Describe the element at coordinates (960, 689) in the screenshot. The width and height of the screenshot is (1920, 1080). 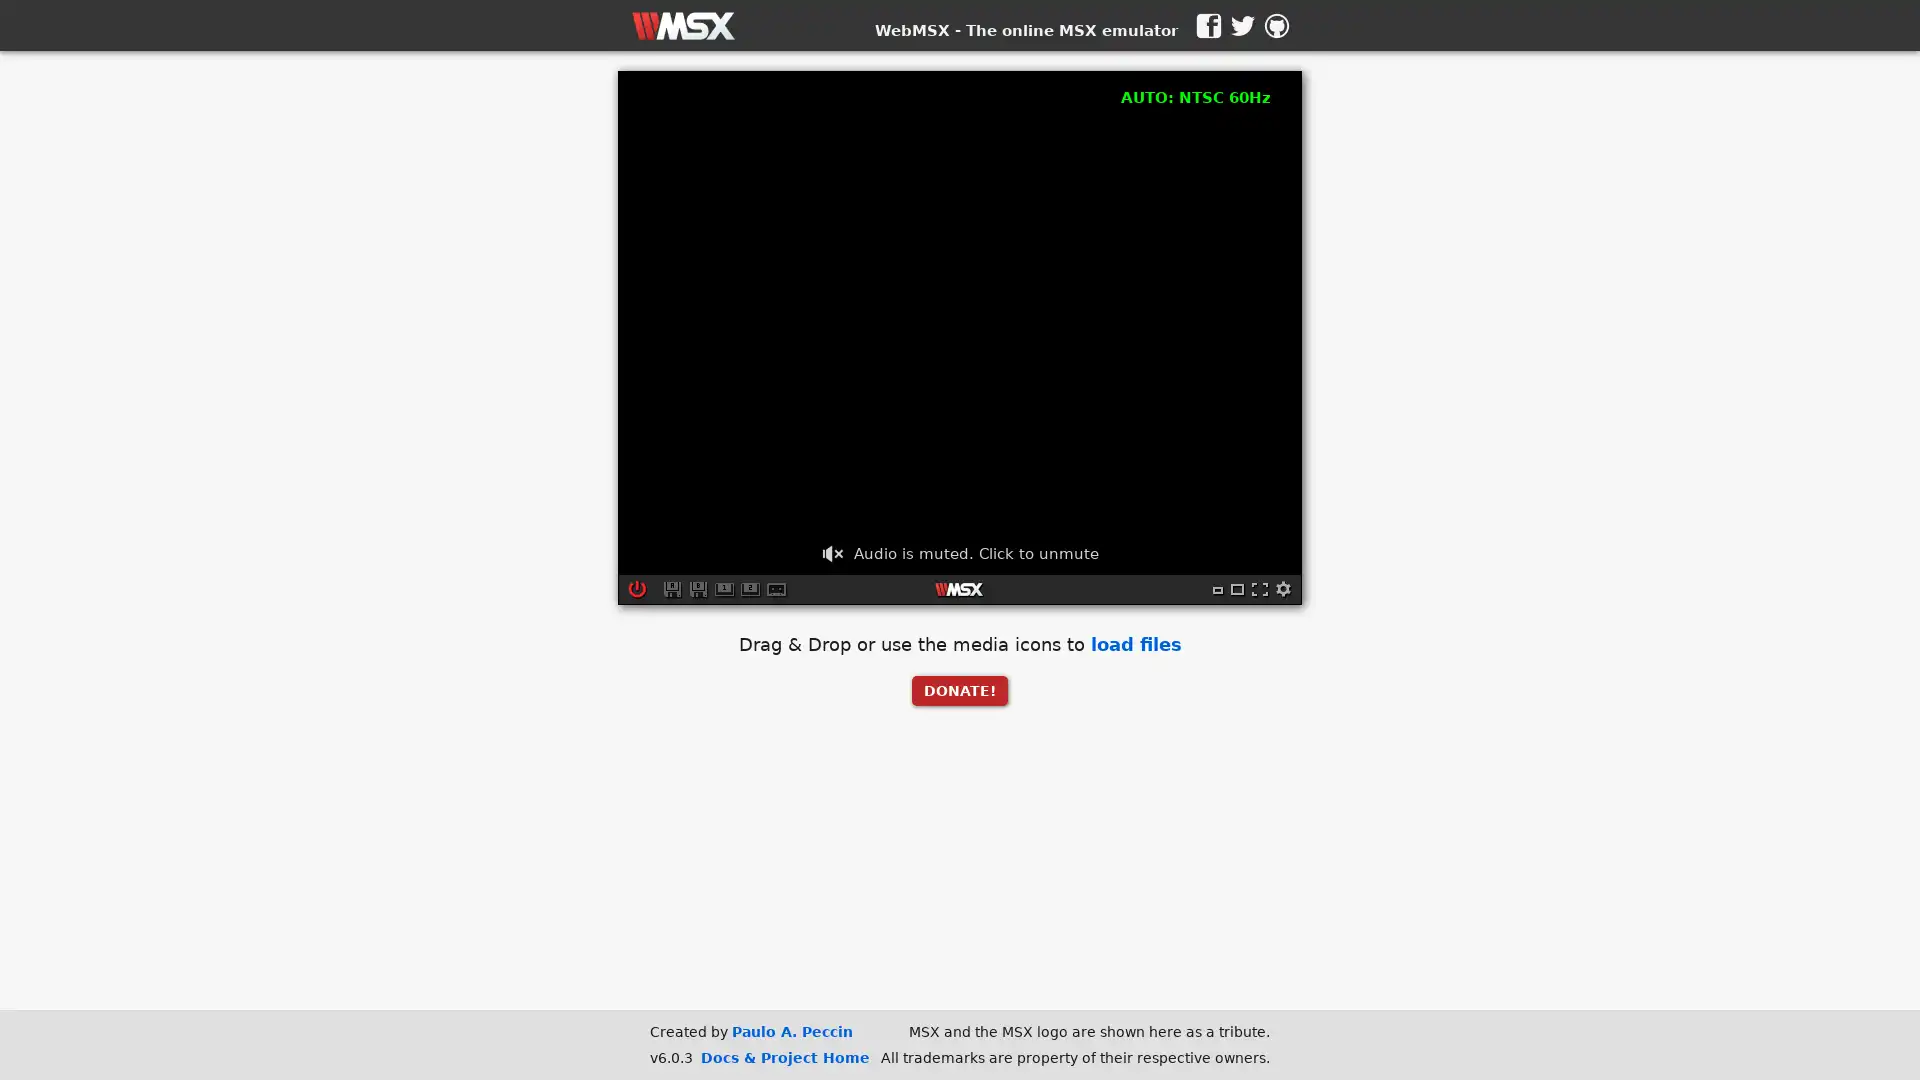
I see `DONATE!` at that location.